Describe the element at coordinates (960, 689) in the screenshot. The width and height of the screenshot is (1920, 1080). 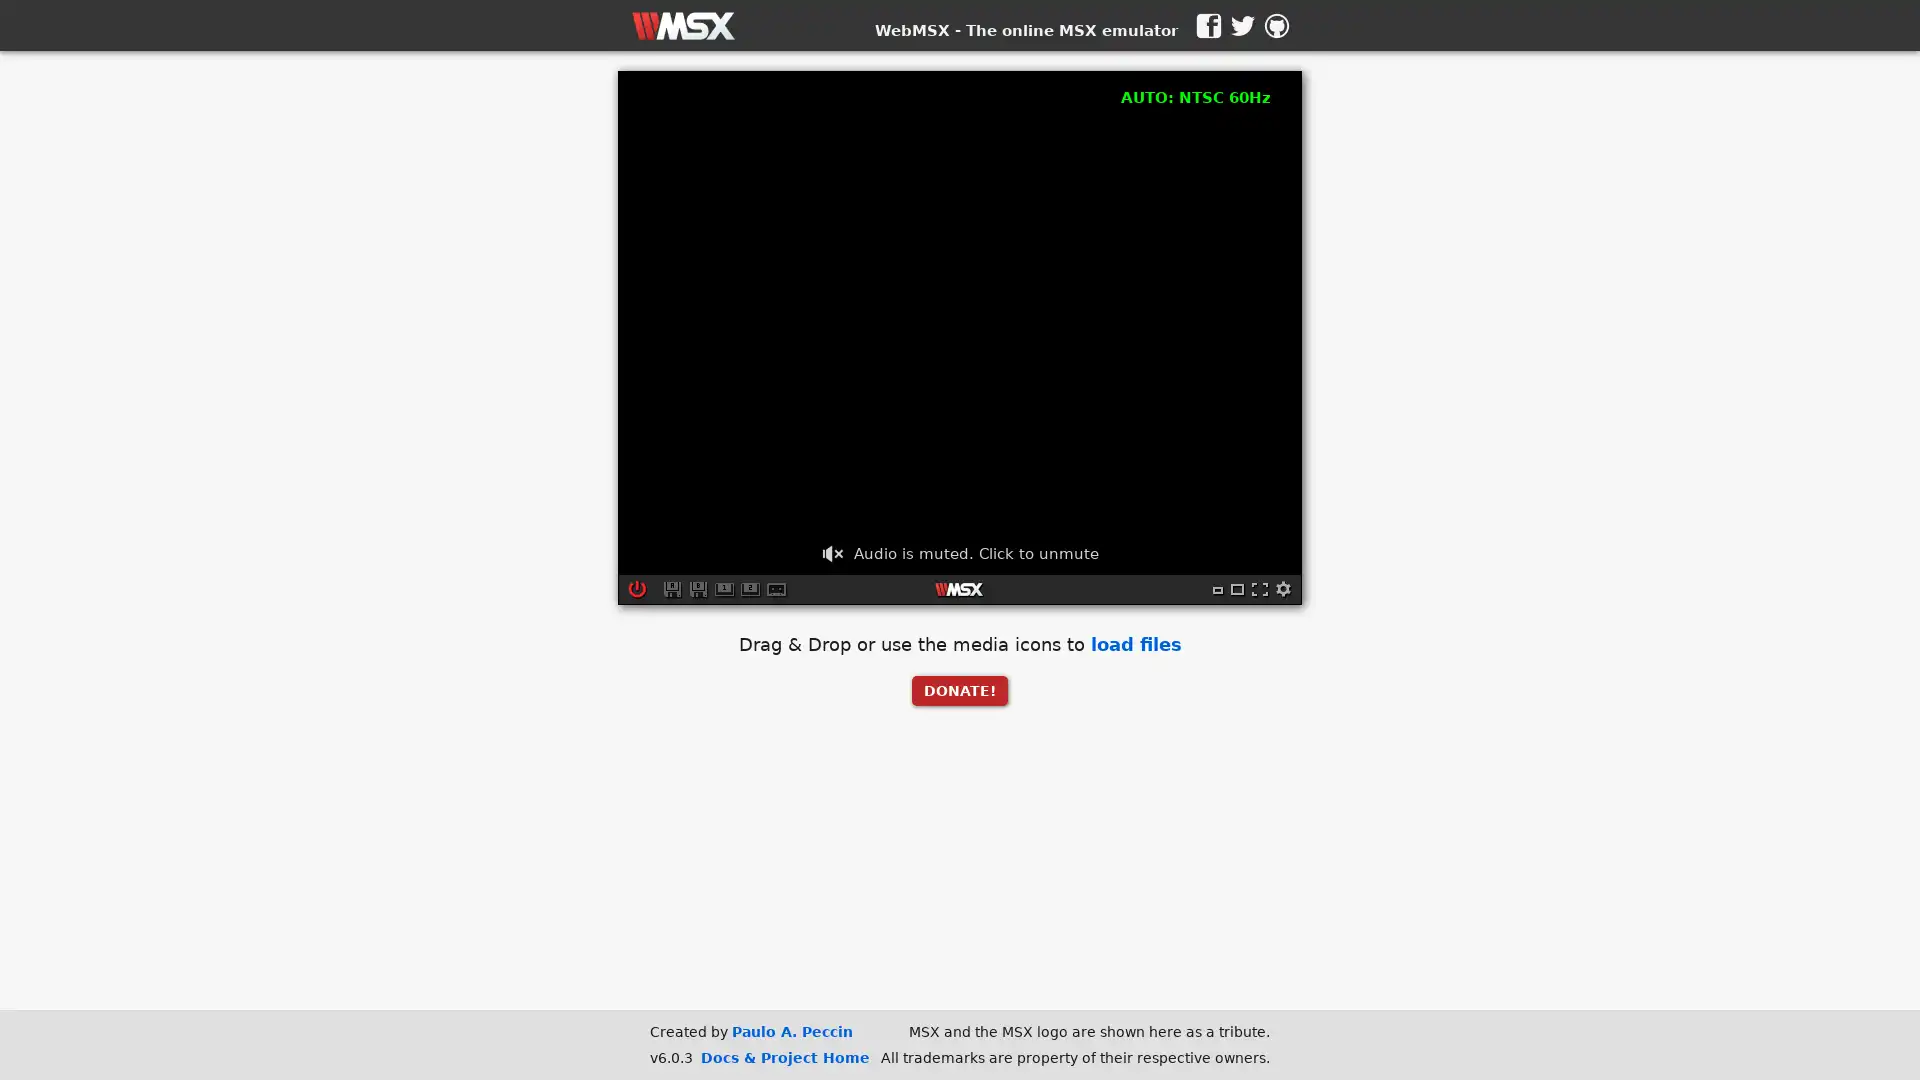
I see `DONATE!` at that location.